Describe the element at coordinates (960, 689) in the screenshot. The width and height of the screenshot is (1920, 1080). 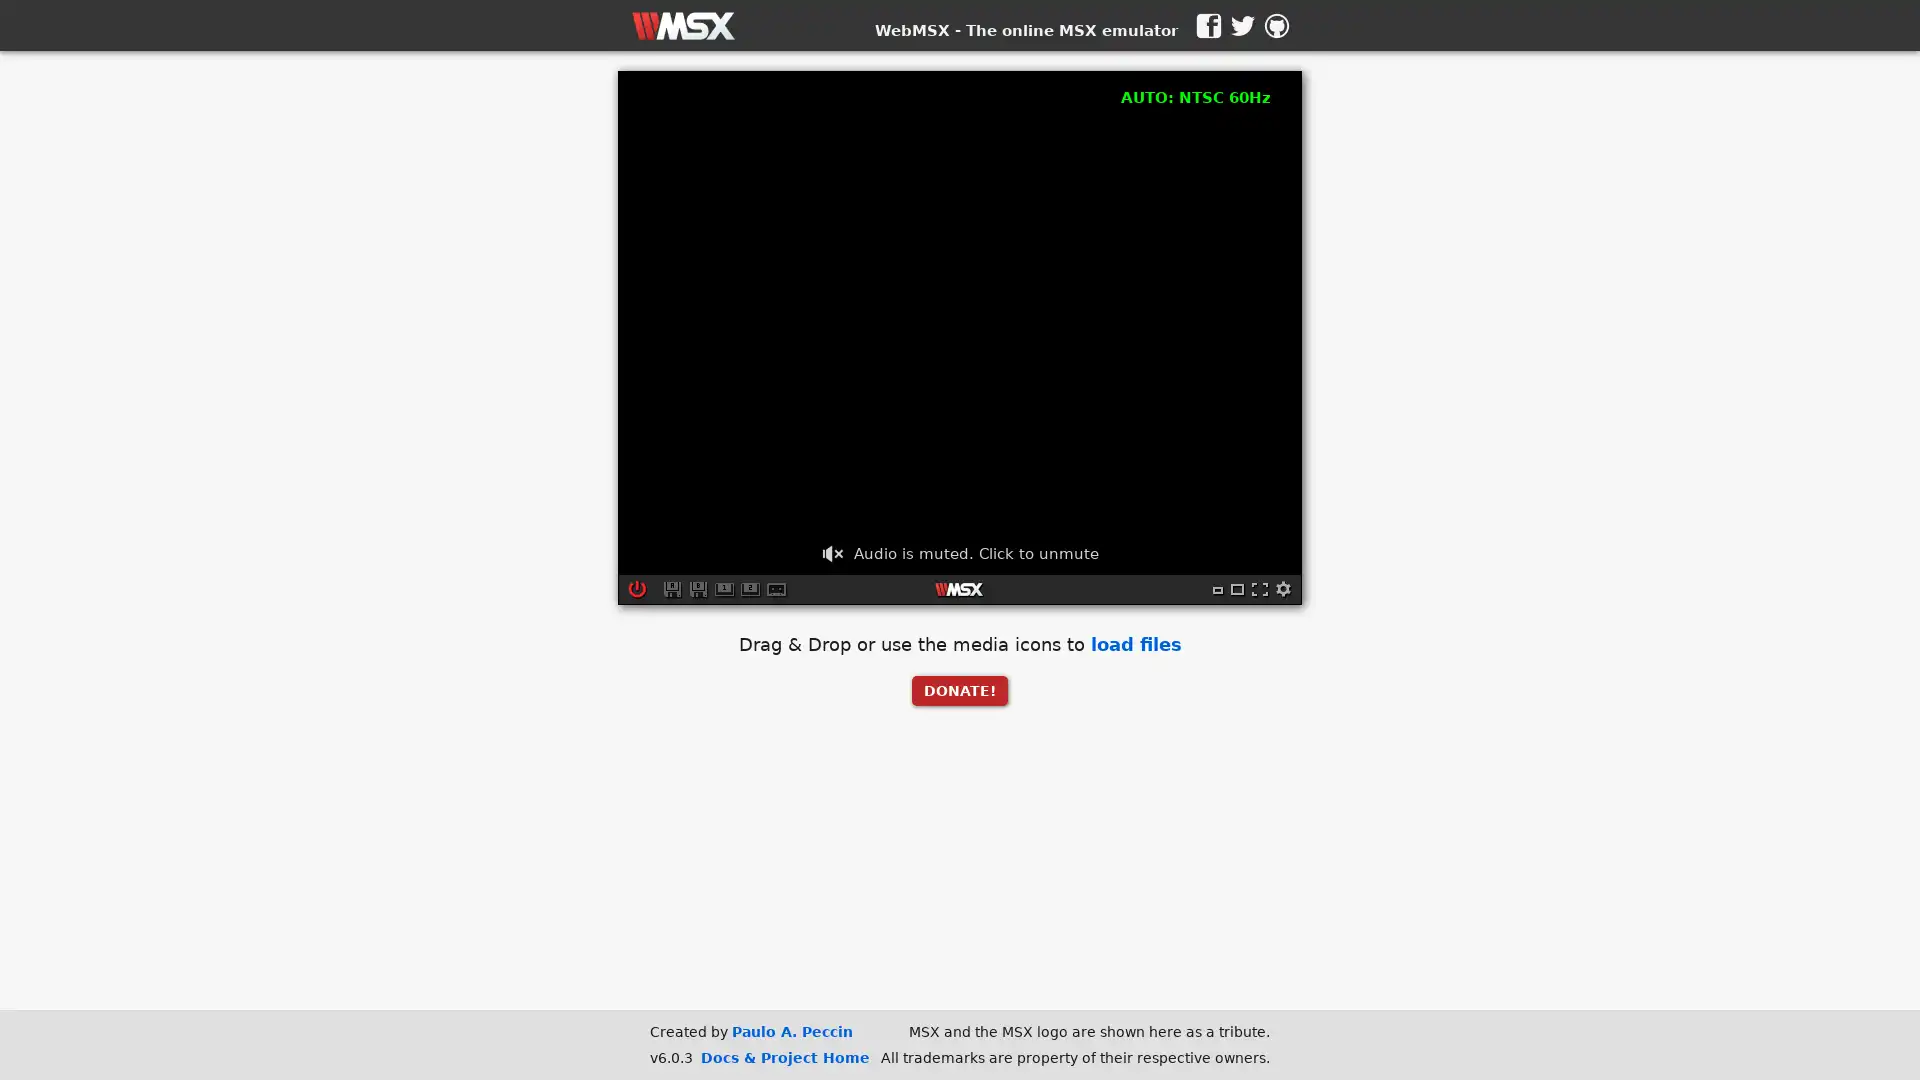
I see `DONATE!` at that location.